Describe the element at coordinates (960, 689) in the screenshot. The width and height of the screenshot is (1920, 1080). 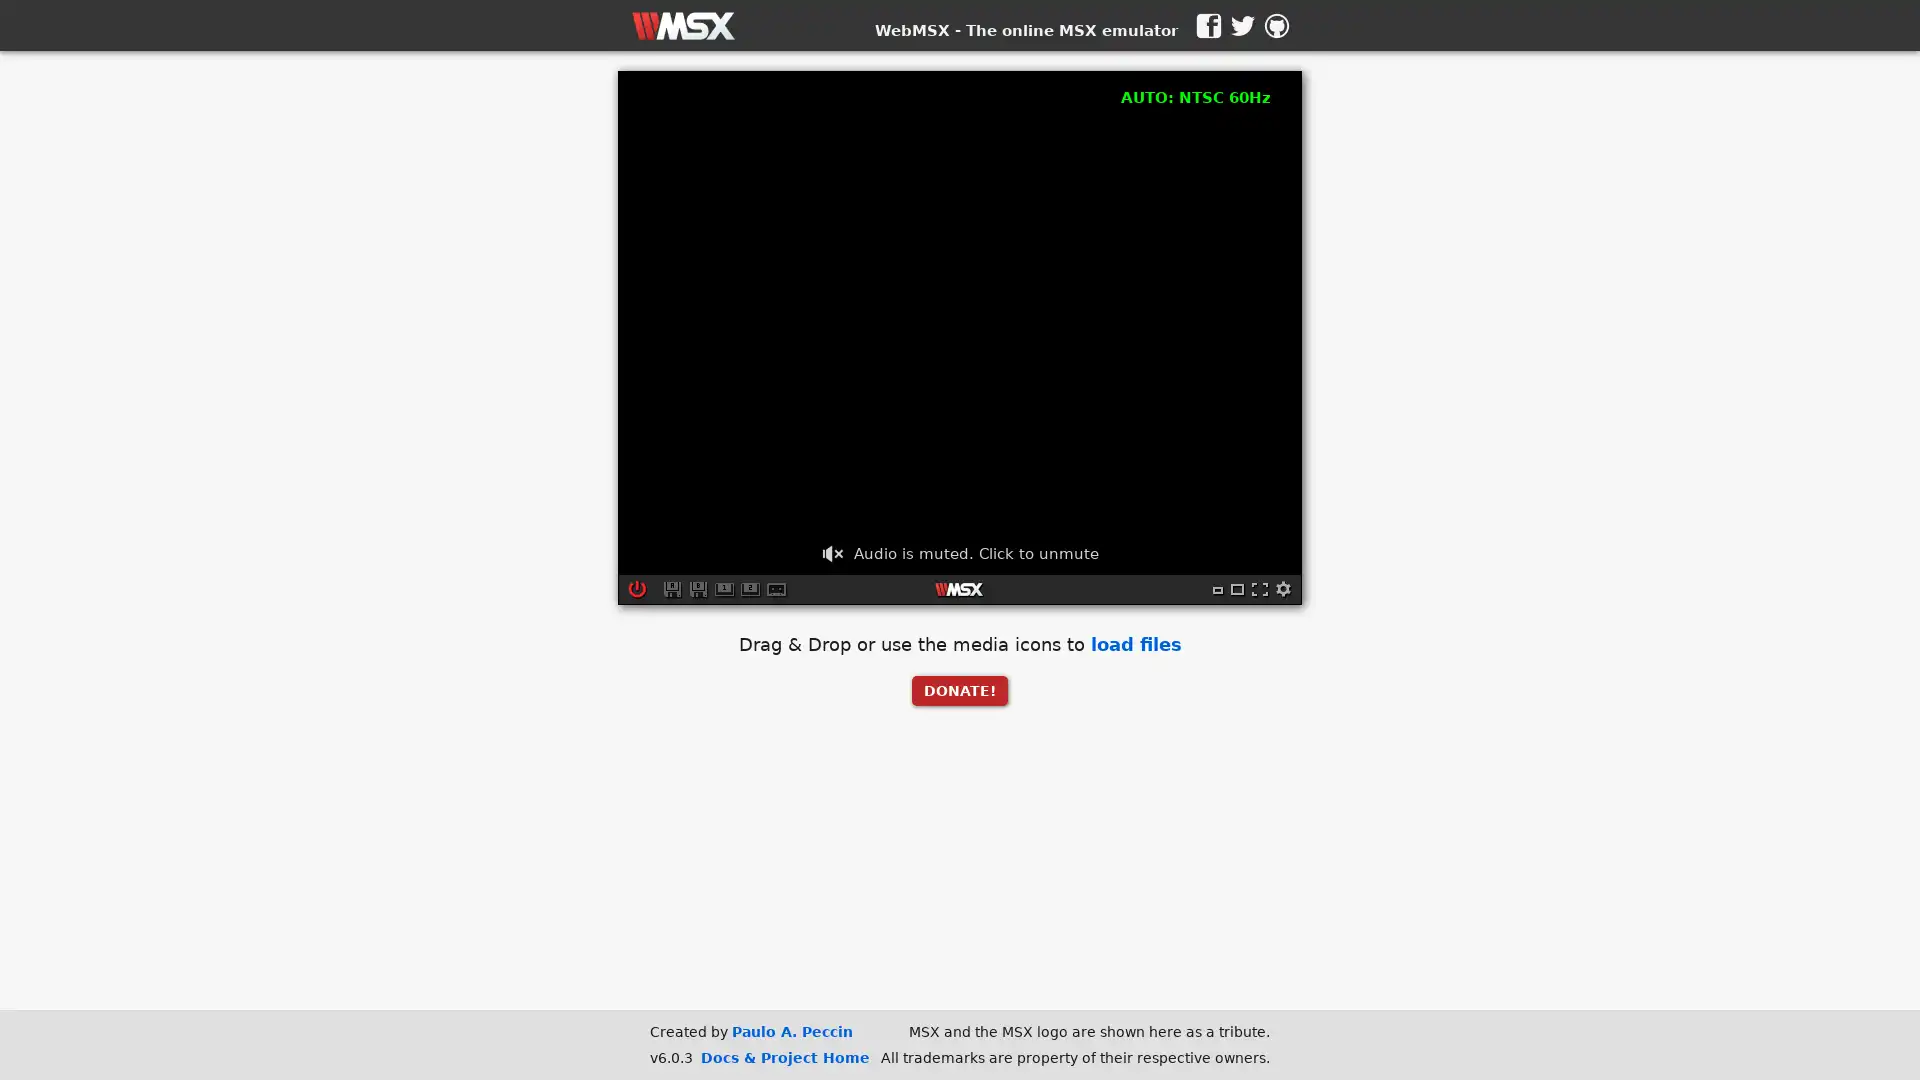
I see `DONATE!` at that location.